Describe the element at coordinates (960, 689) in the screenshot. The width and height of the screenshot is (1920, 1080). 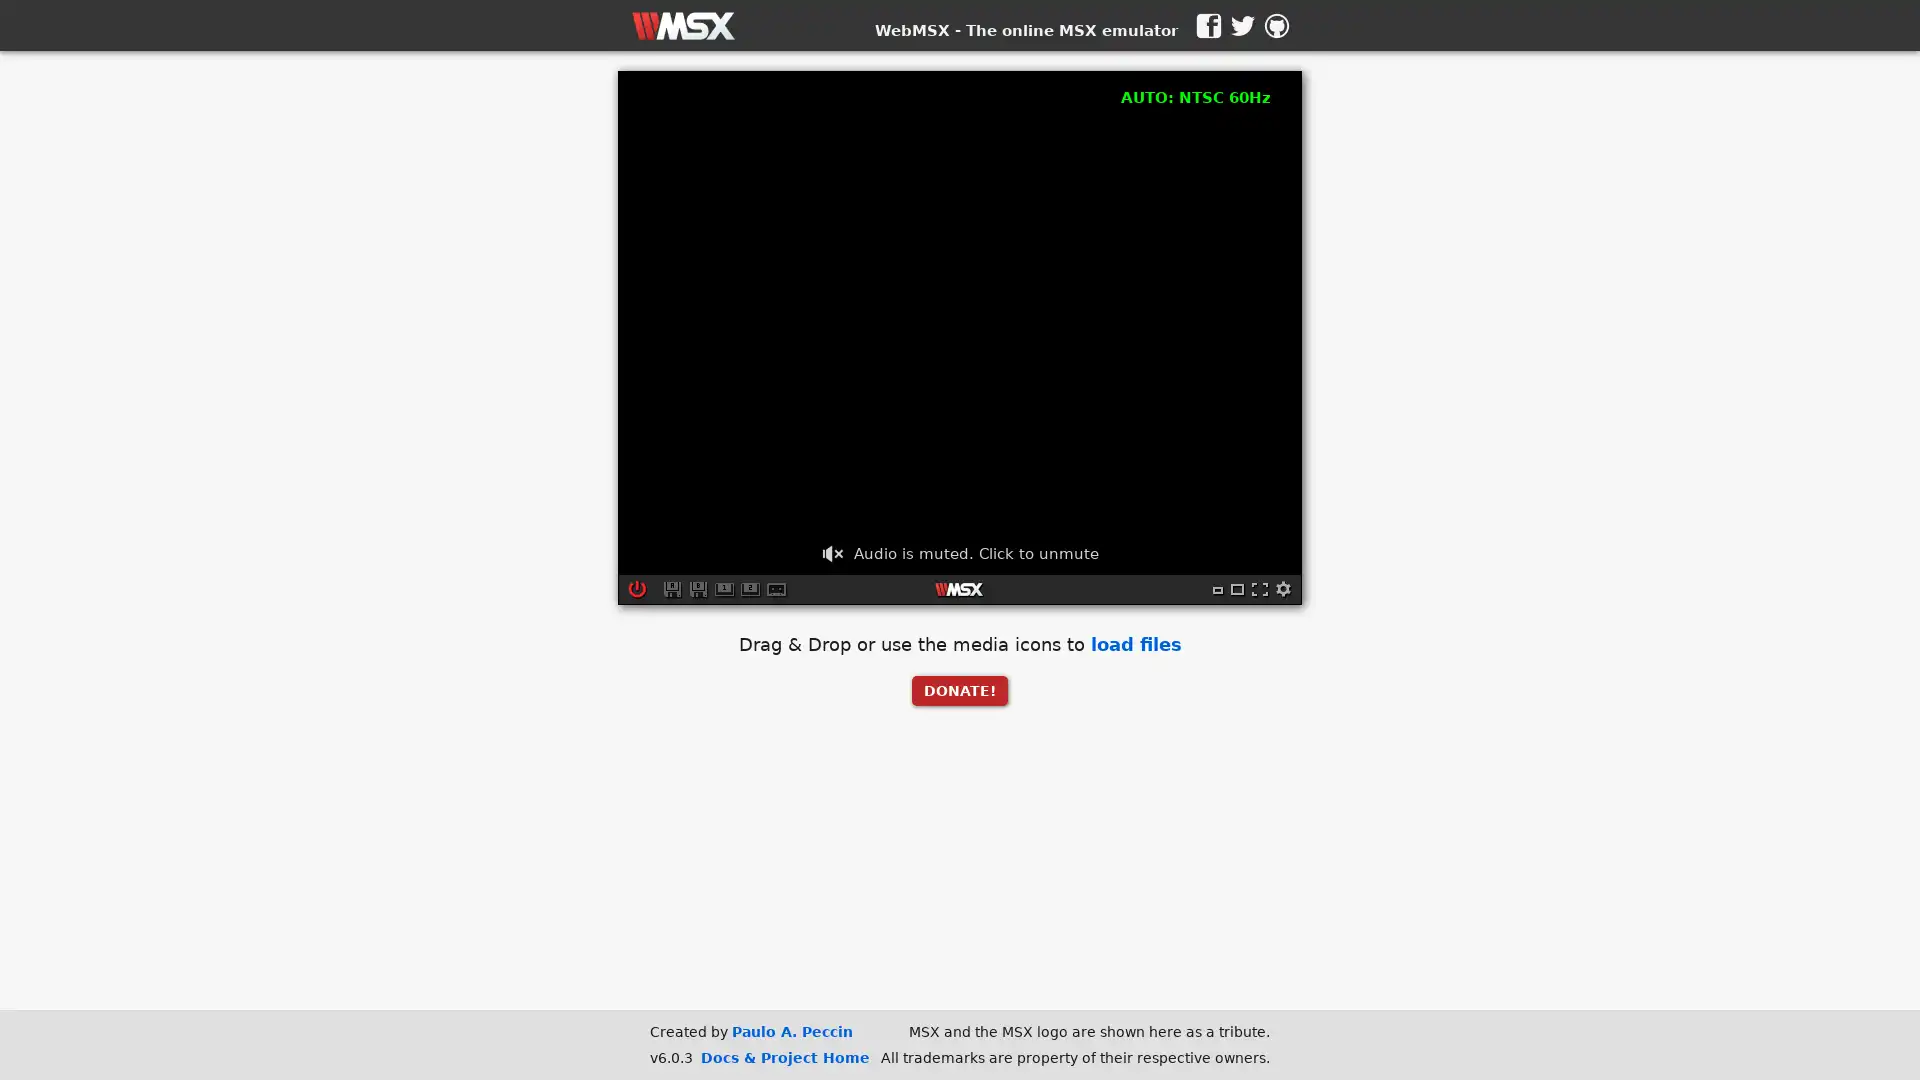
I see `DONATE!` at that location.